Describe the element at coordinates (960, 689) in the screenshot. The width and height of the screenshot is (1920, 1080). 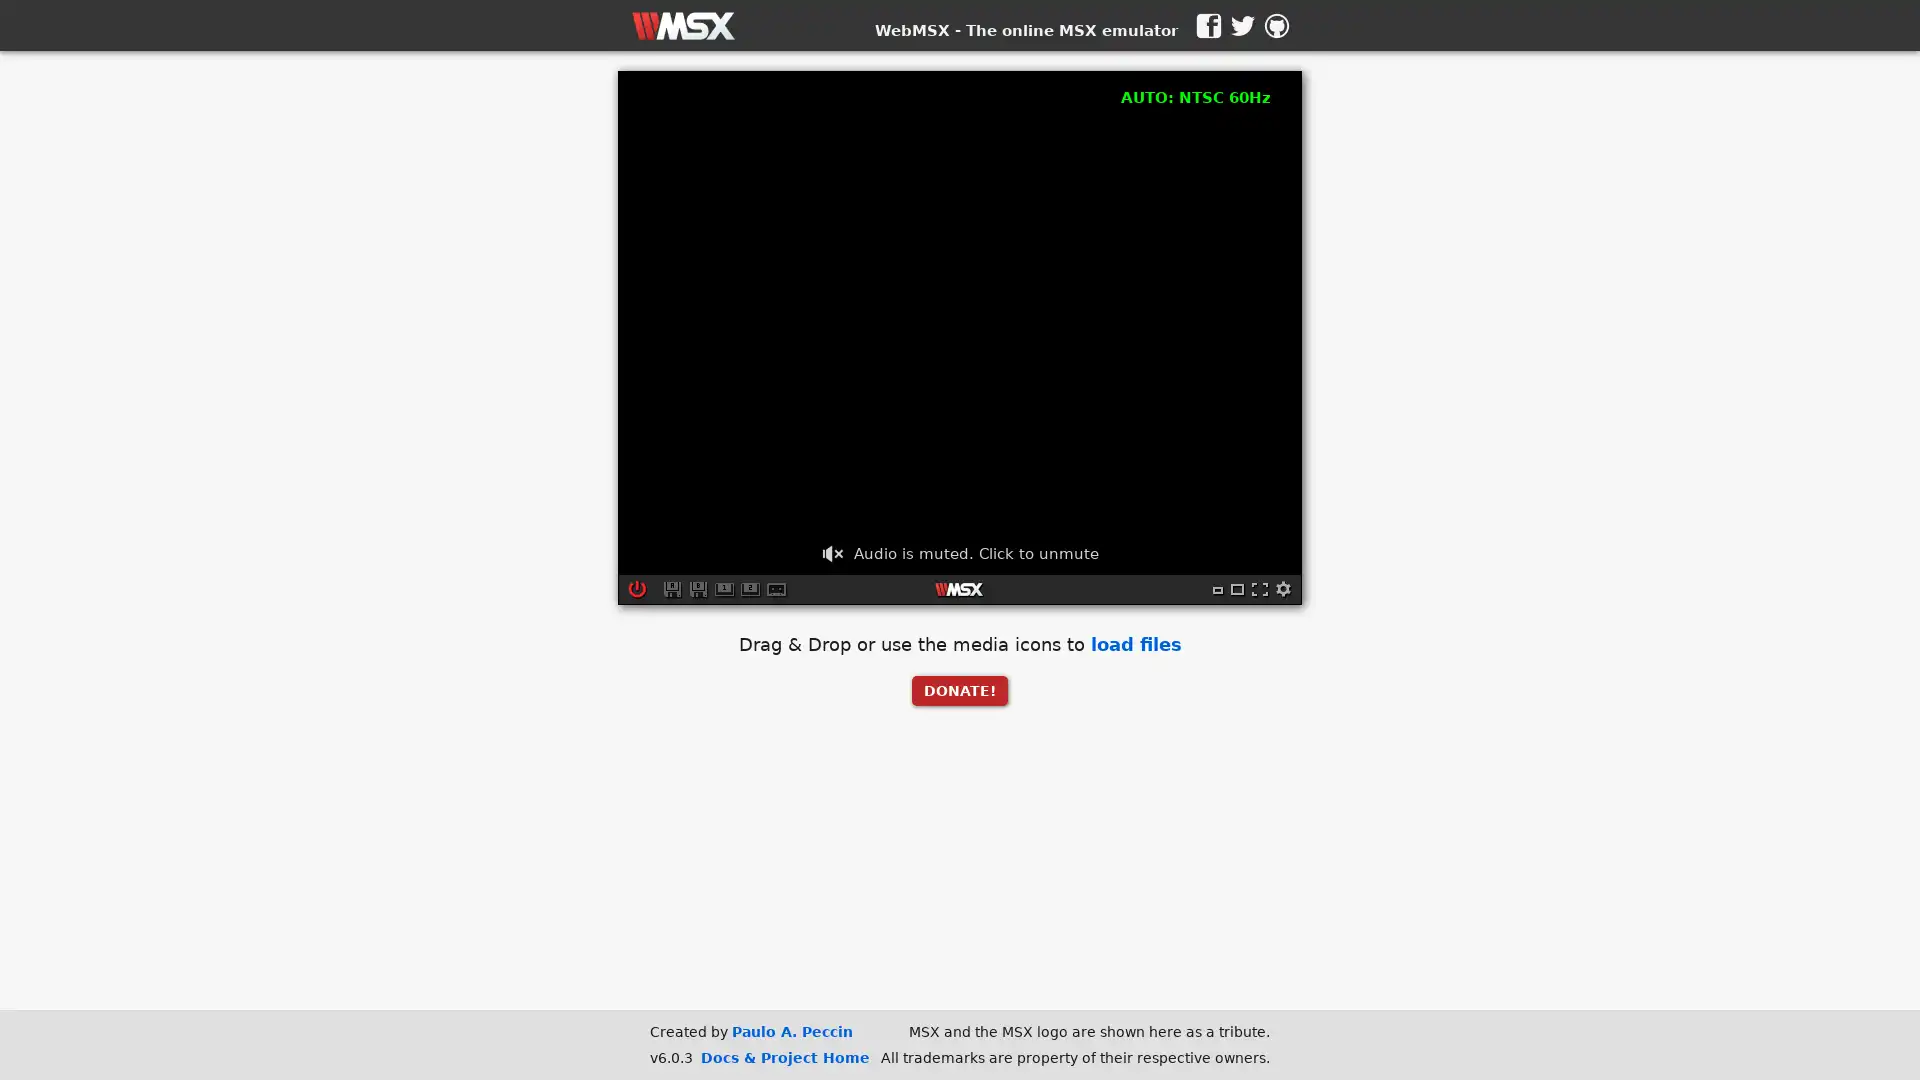
I see `DONATE!` at that location.